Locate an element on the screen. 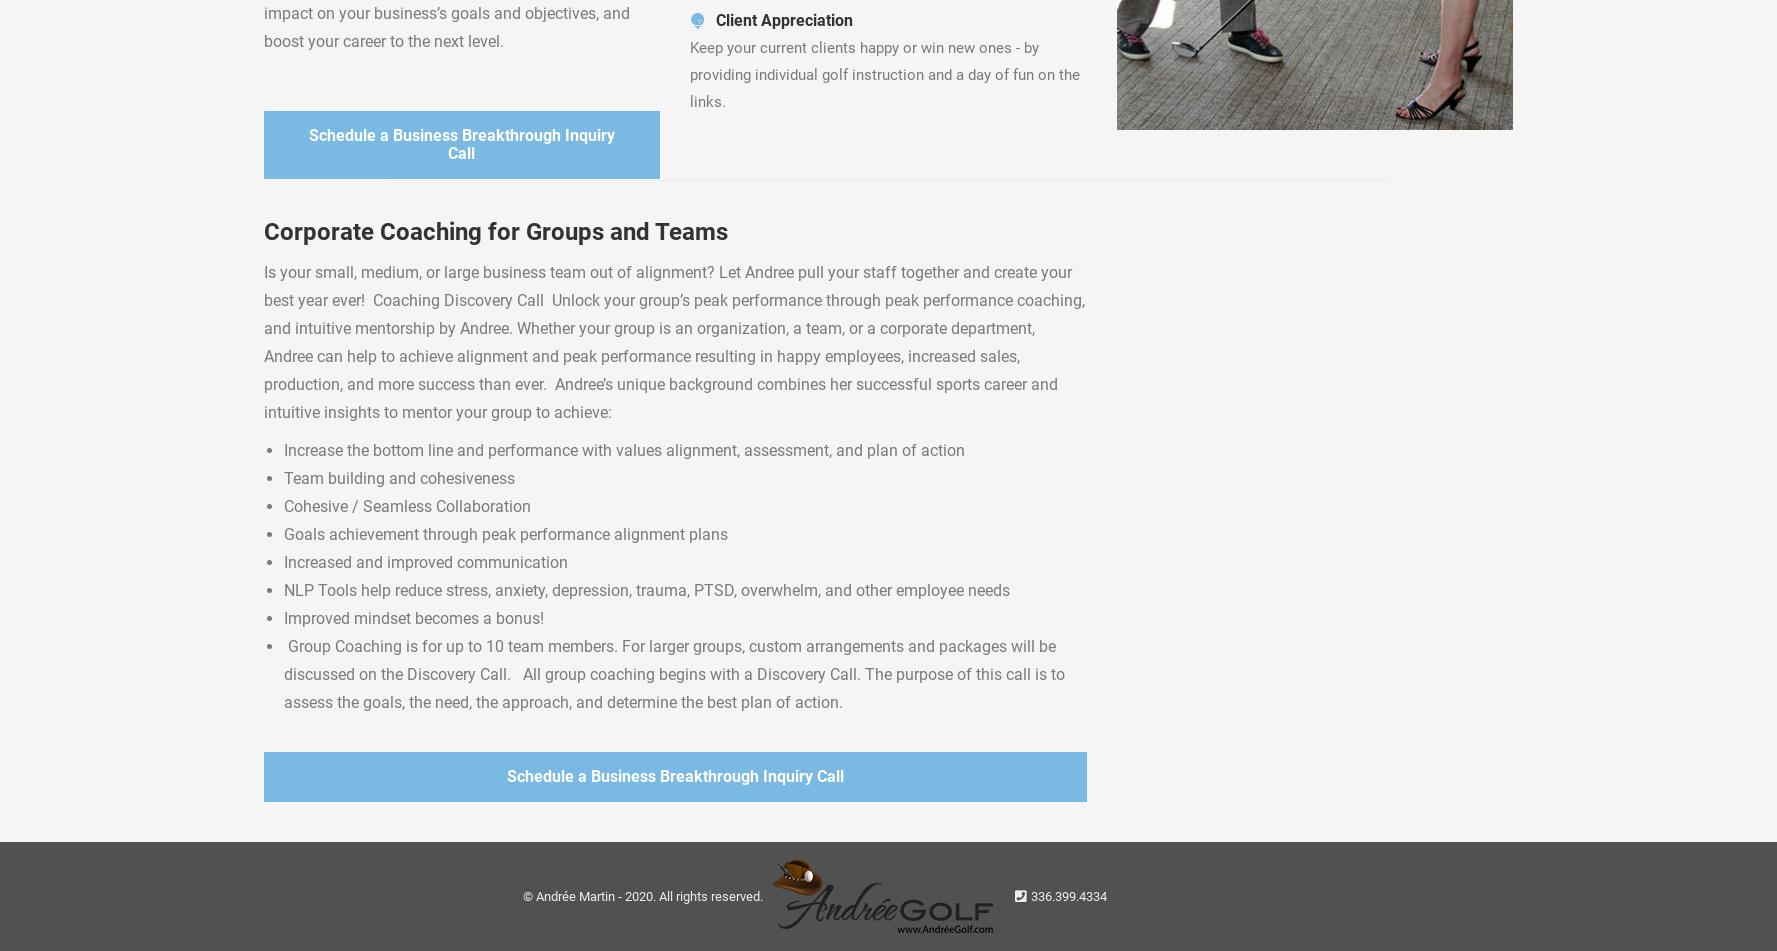 The image size is (1777, 951). 'Keep your current clients happy or win new ones - by providing individual golf instruction and a day of fun on the links.' is located at coordinates (689, 75).